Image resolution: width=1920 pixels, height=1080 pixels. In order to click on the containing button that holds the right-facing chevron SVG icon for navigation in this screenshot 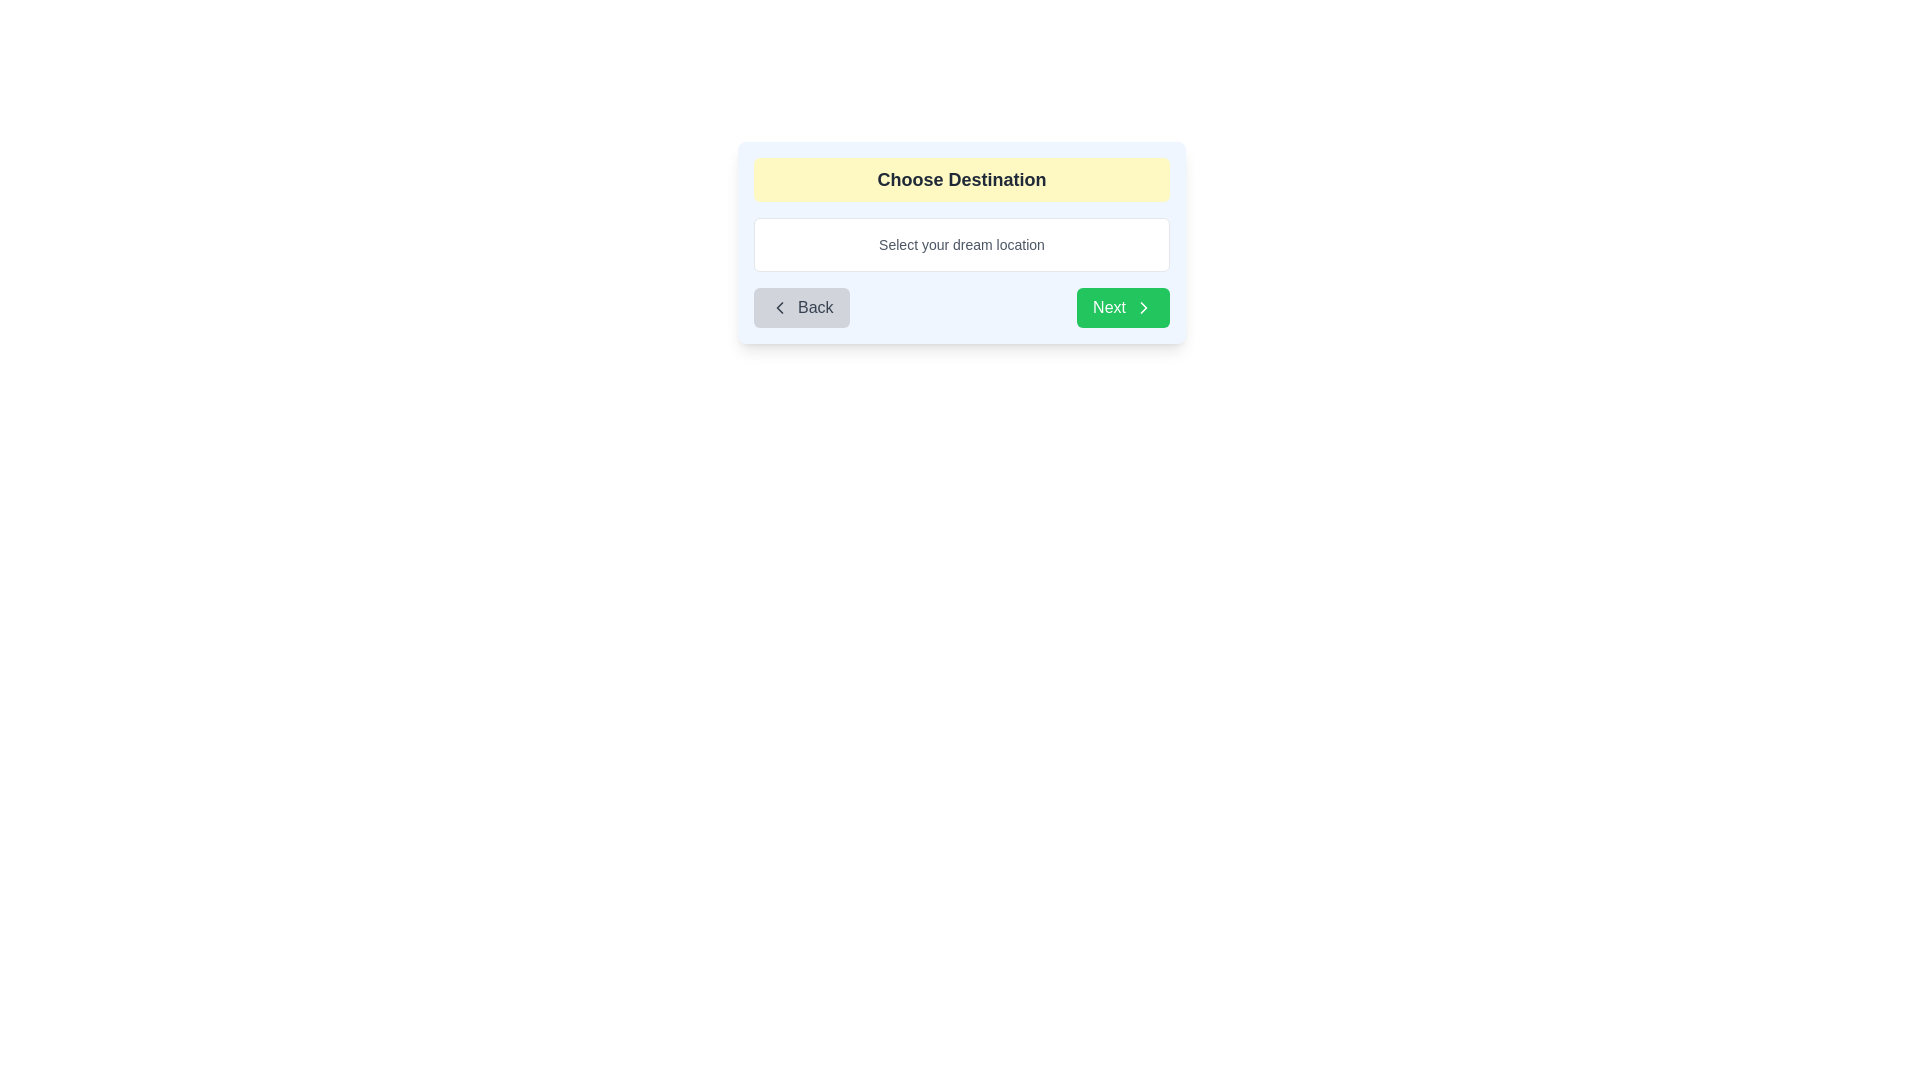, I will do `click(1143, 308)`.